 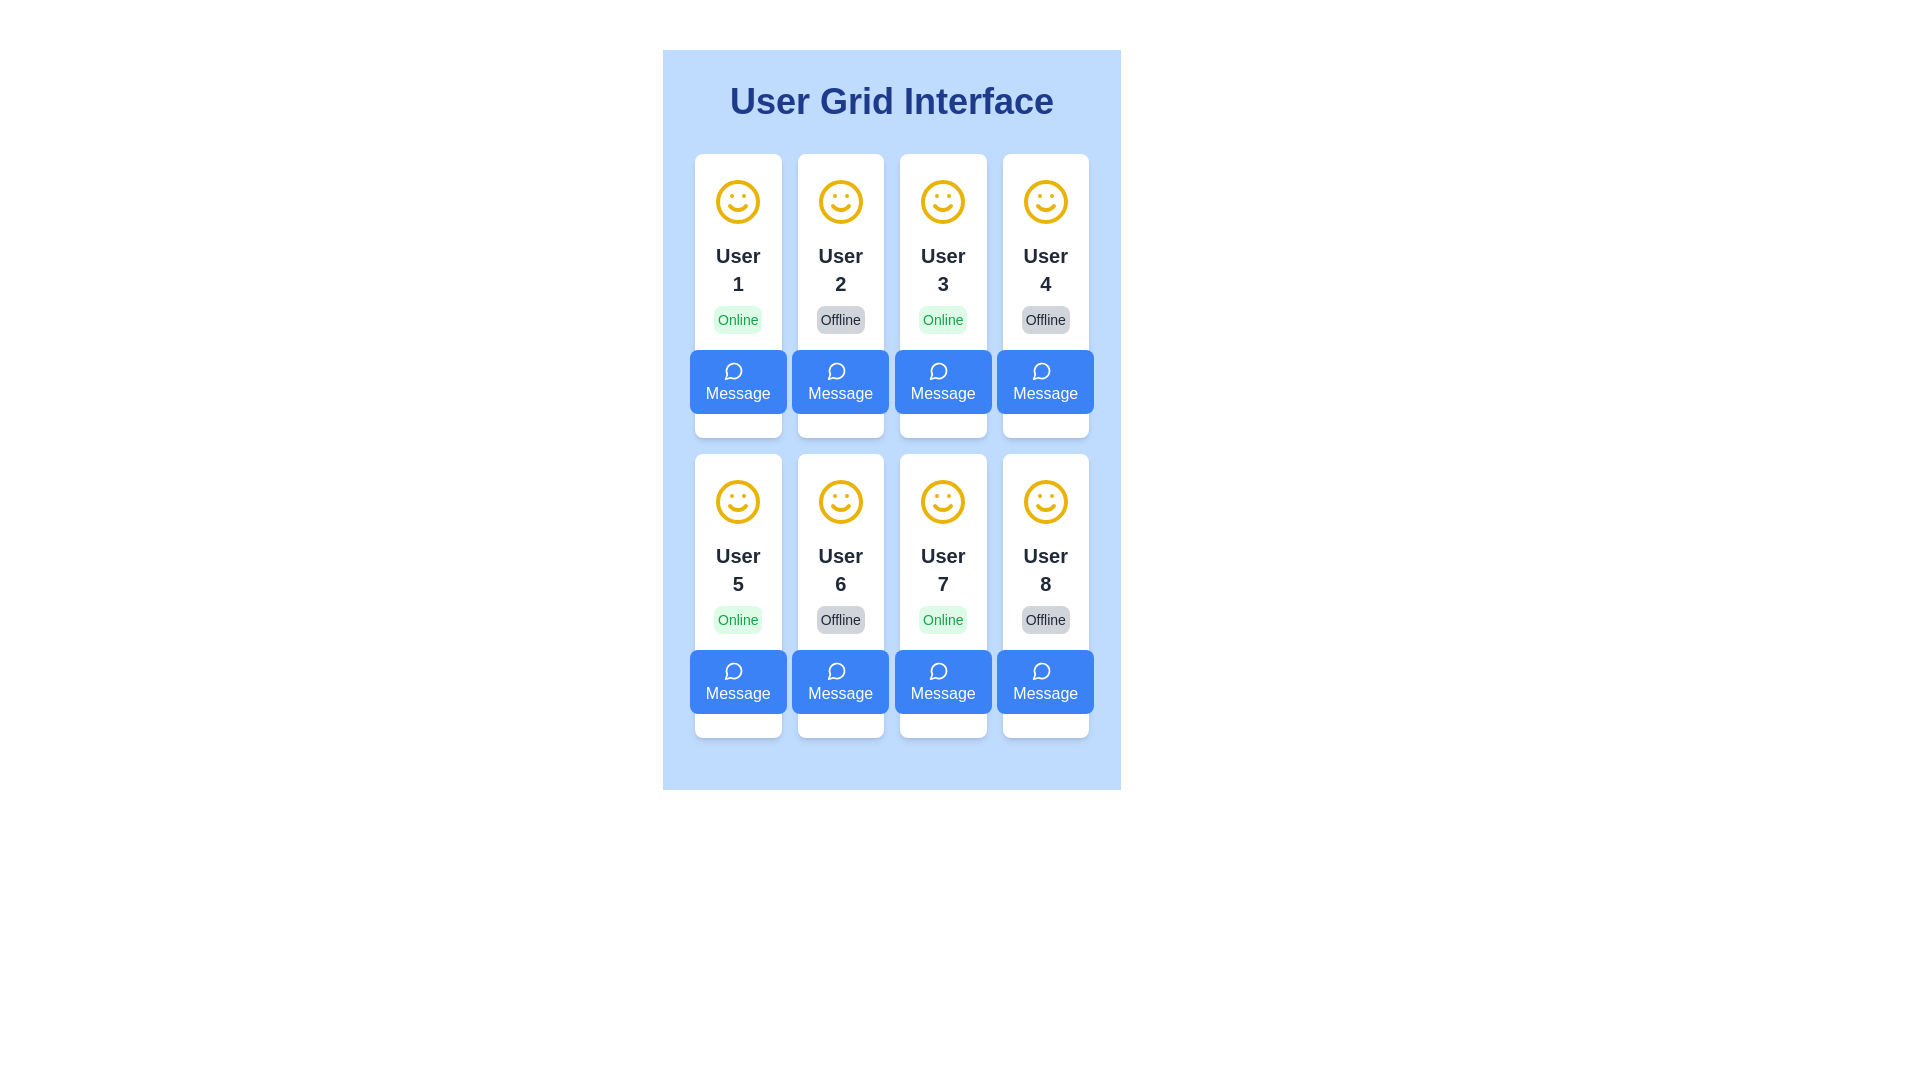 I want to click on the cheerful status icon representing 'User 5' located at the top of the card, just above the text 'User 5', so click(x=737, y=500).